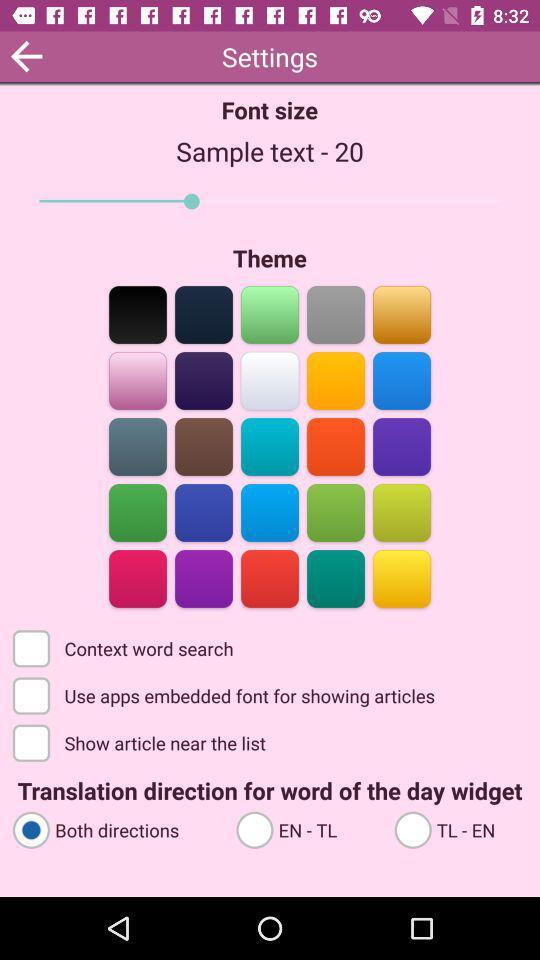 Image resolution: width=540 pixels, height=960 pixels. I want to click on theme color orange, so click(401, 313).